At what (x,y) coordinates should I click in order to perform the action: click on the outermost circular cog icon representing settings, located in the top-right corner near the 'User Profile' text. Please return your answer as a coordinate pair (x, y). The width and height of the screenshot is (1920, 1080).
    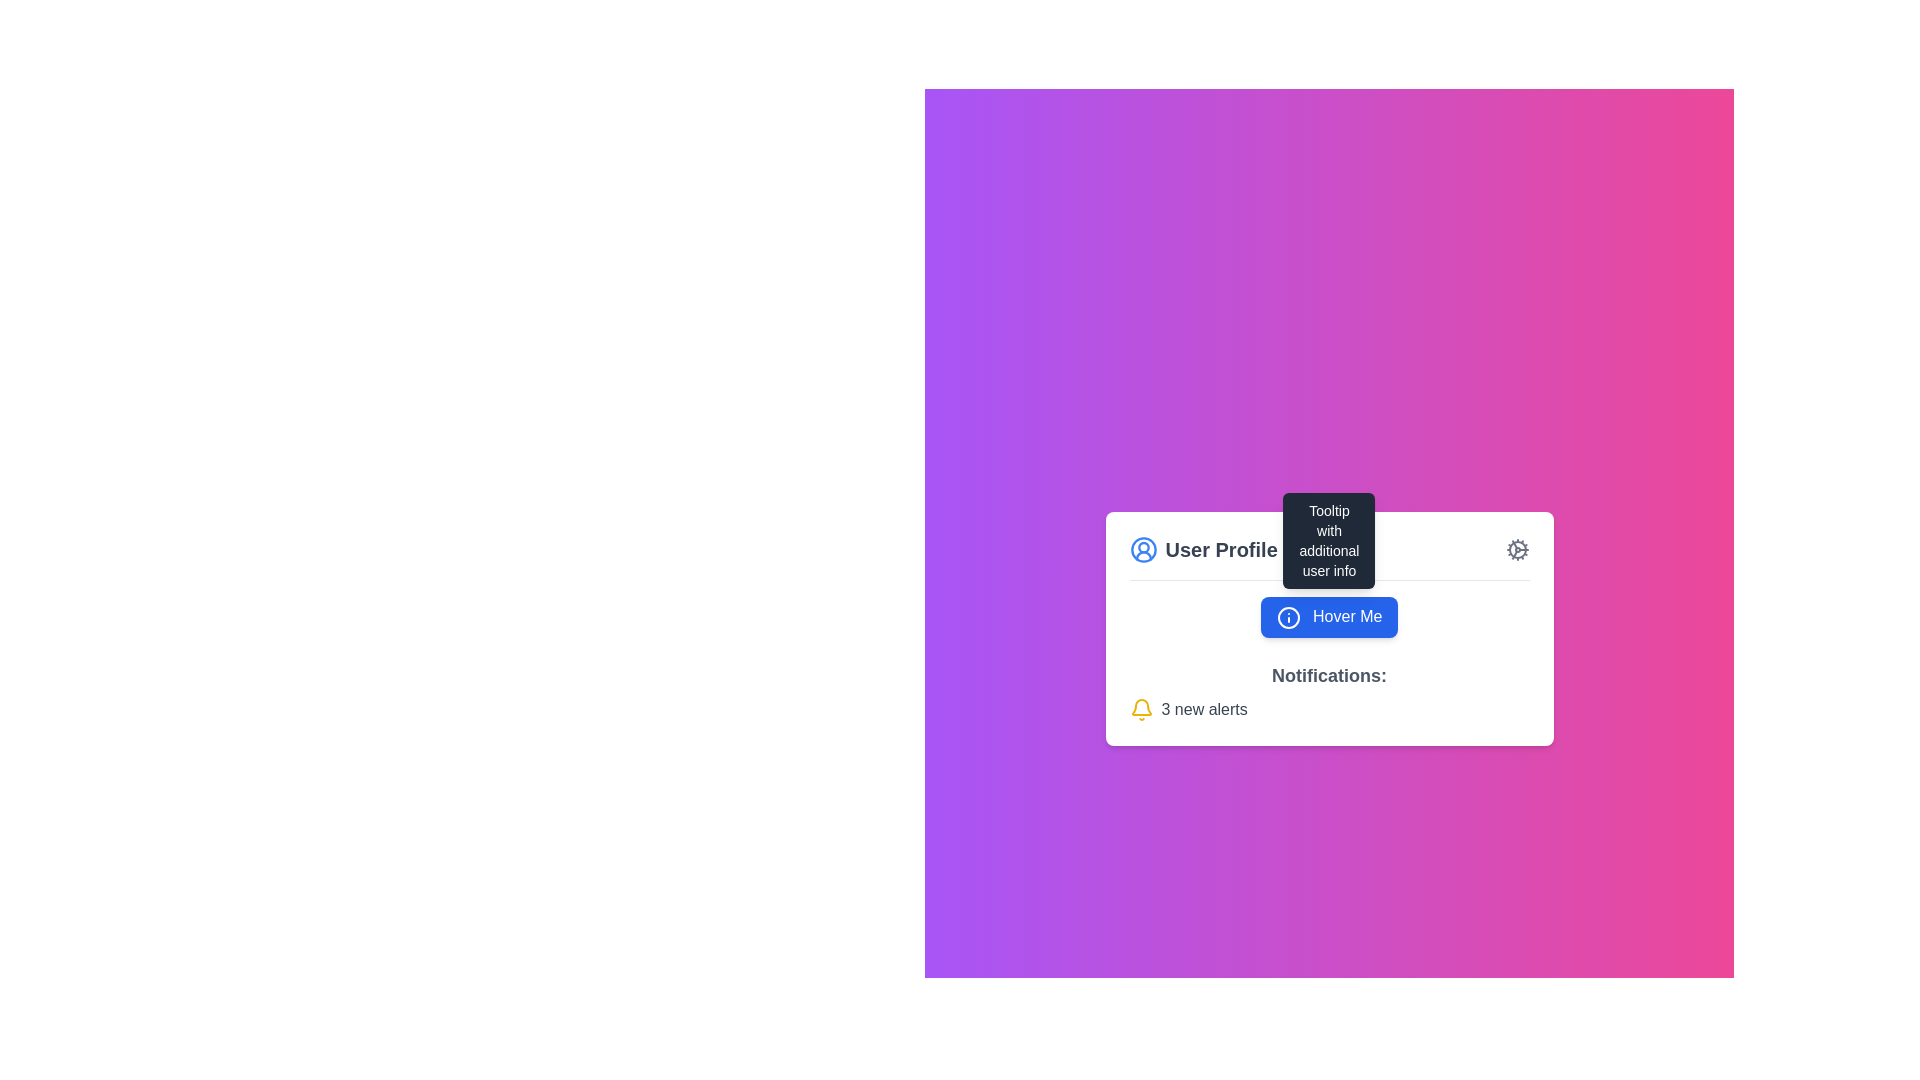
    Looking at the image, I should click on (1517, 550).